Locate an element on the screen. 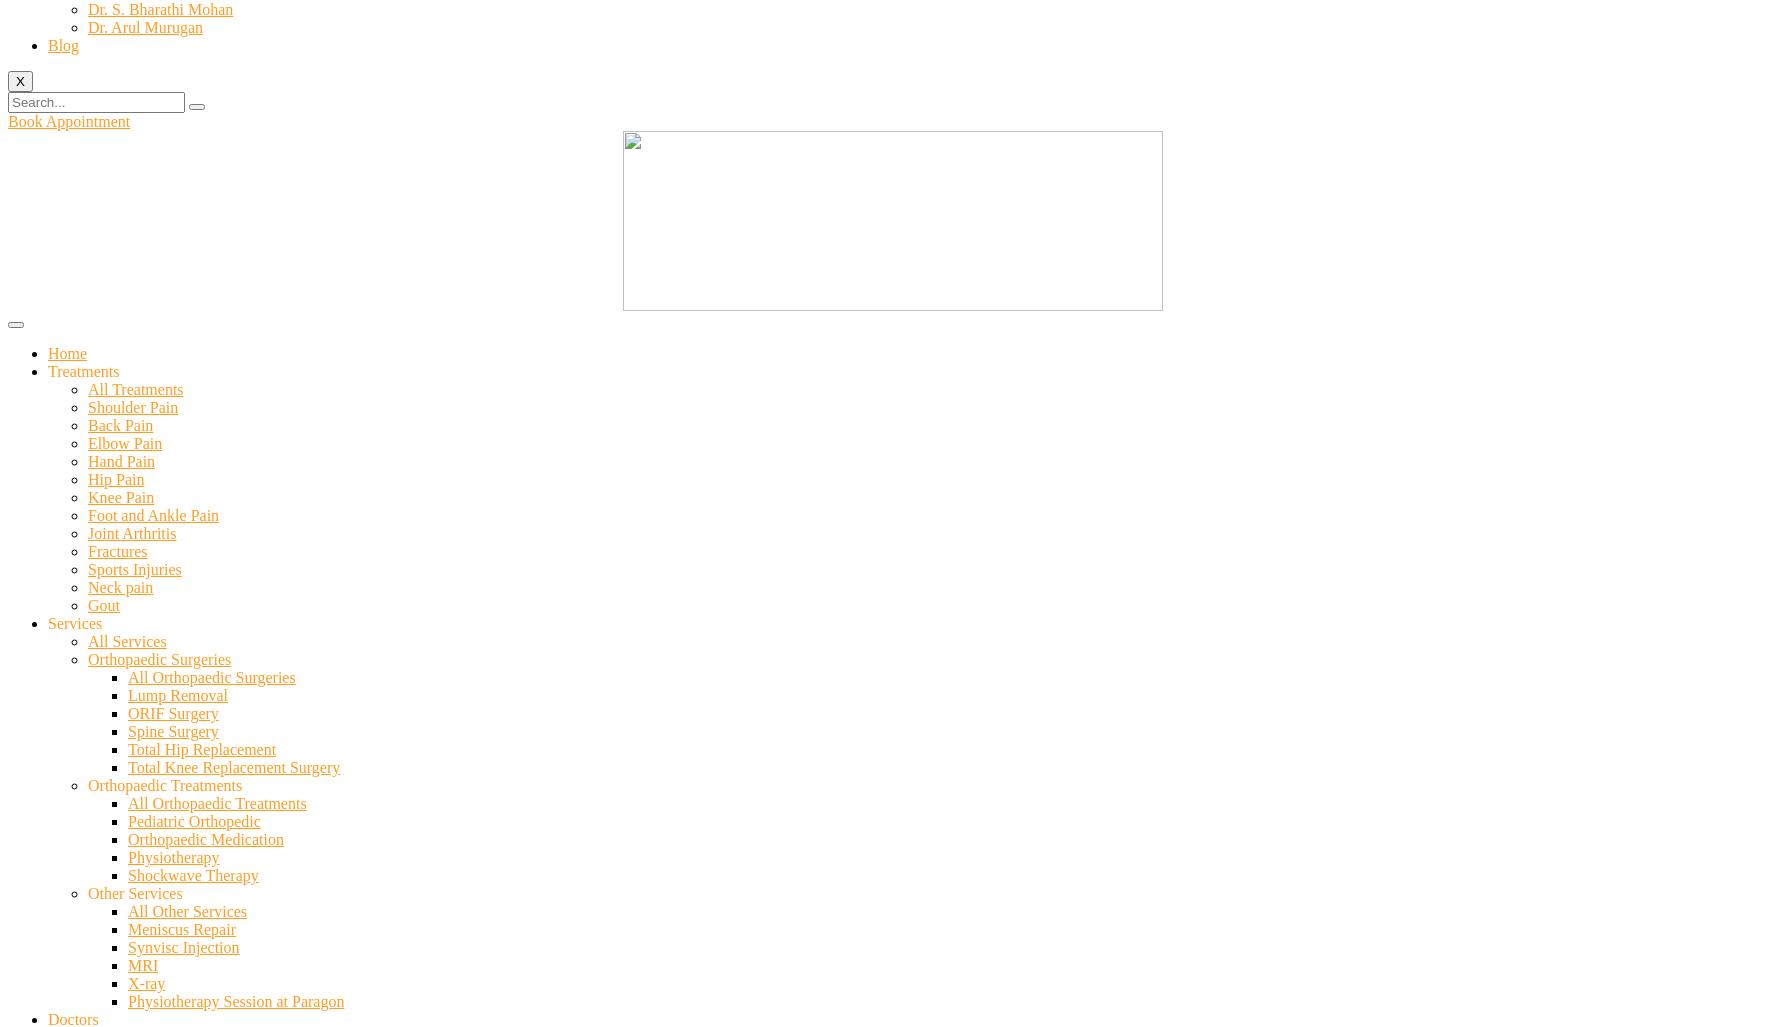  'Gout' is located at coordinates (103, 605).